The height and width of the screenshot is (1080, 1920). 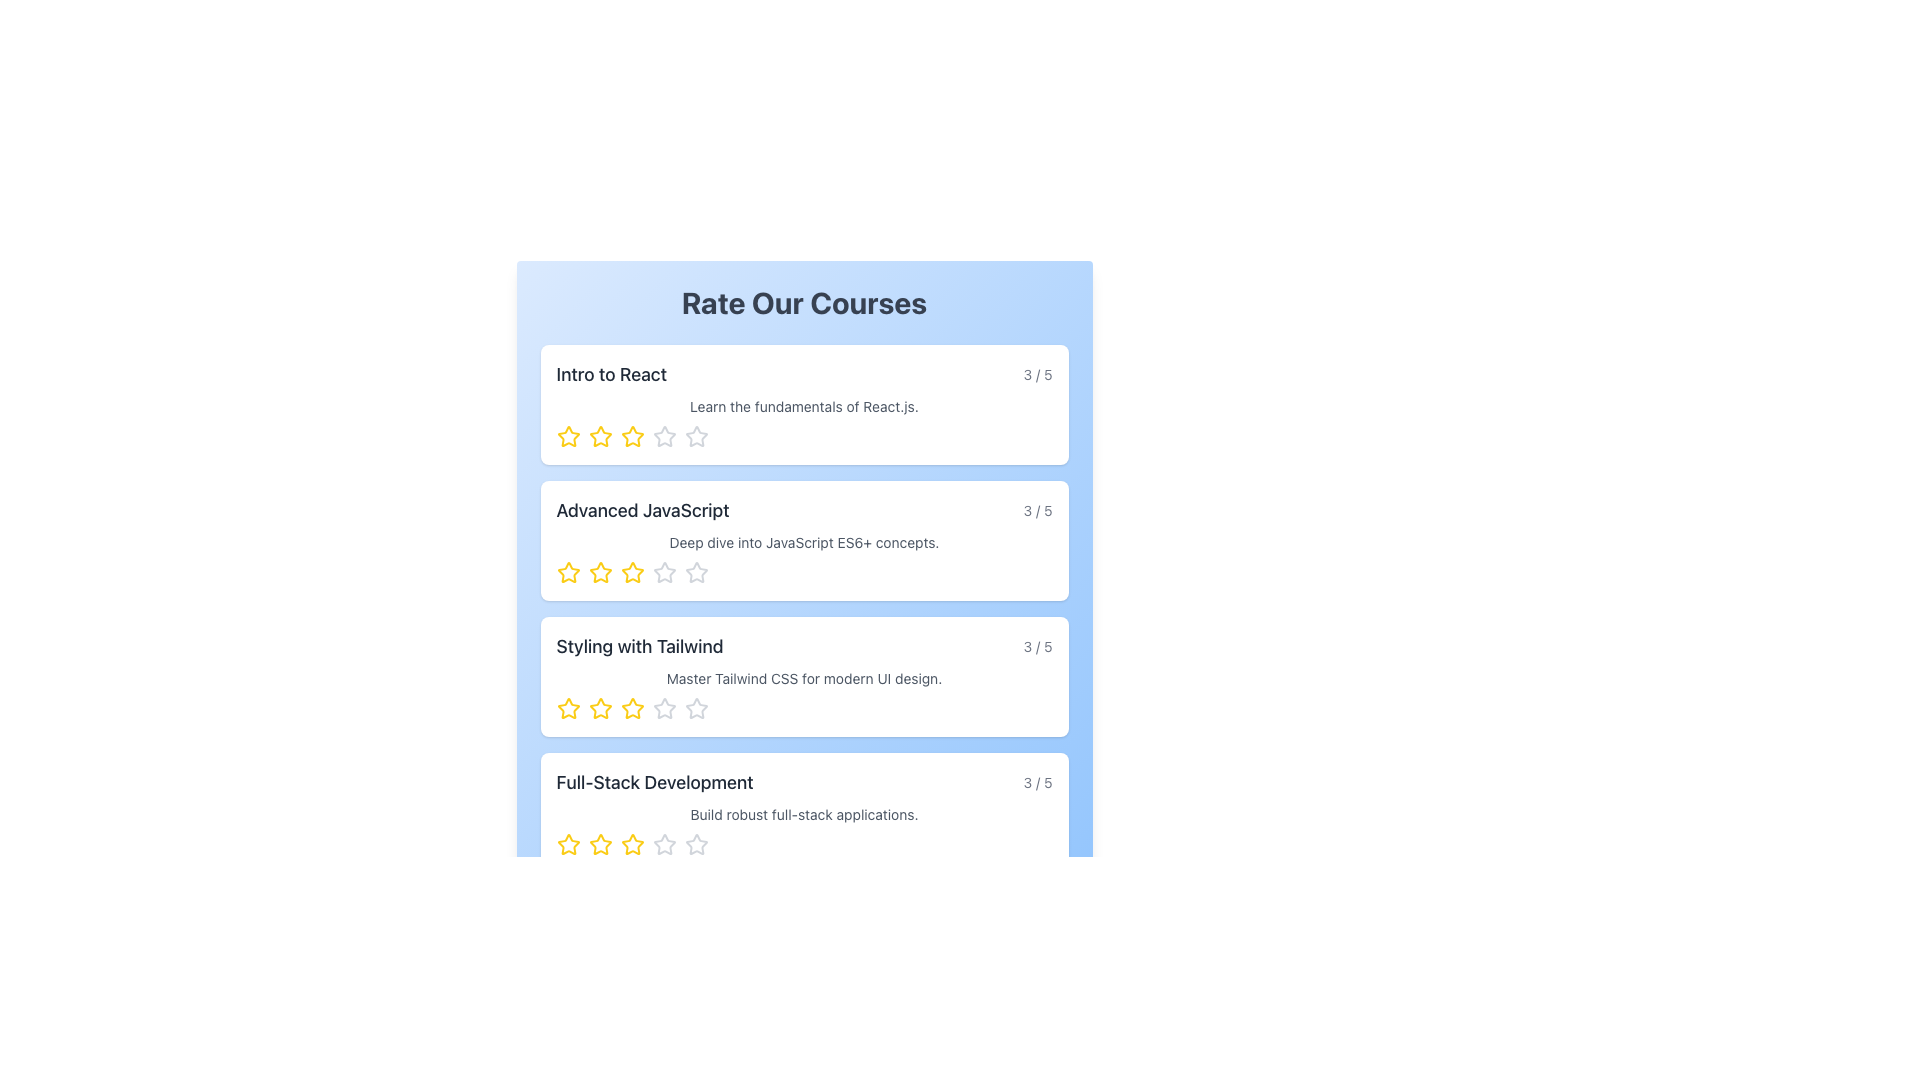 I want to click on the fourth star in the rating system for the 'Intro to React' course to rate it, so click(x=696, y=435).